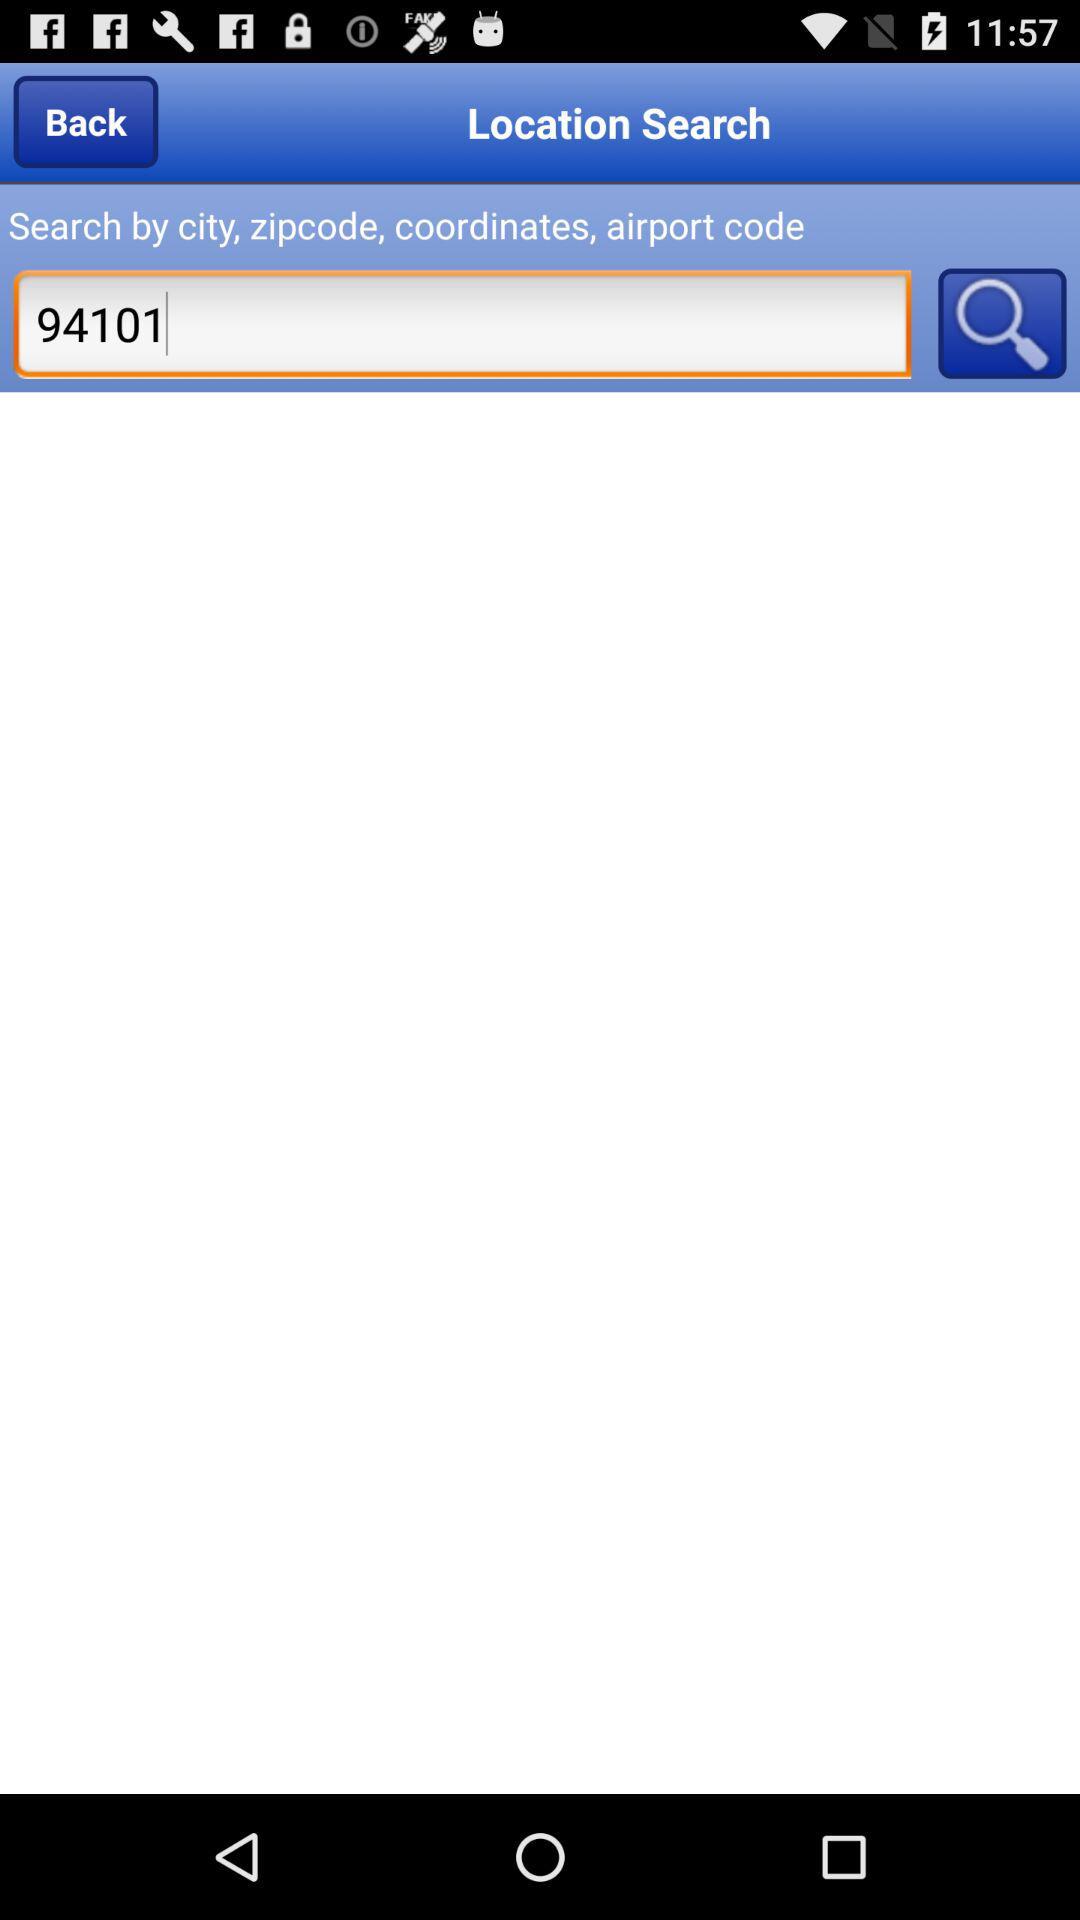 The height and width of the screenshot is (1920, 1080). What do you see at coordinates (84, 120) in the screenshot?
I see `the item to the left of location search item` at bounding box center [84, 120].